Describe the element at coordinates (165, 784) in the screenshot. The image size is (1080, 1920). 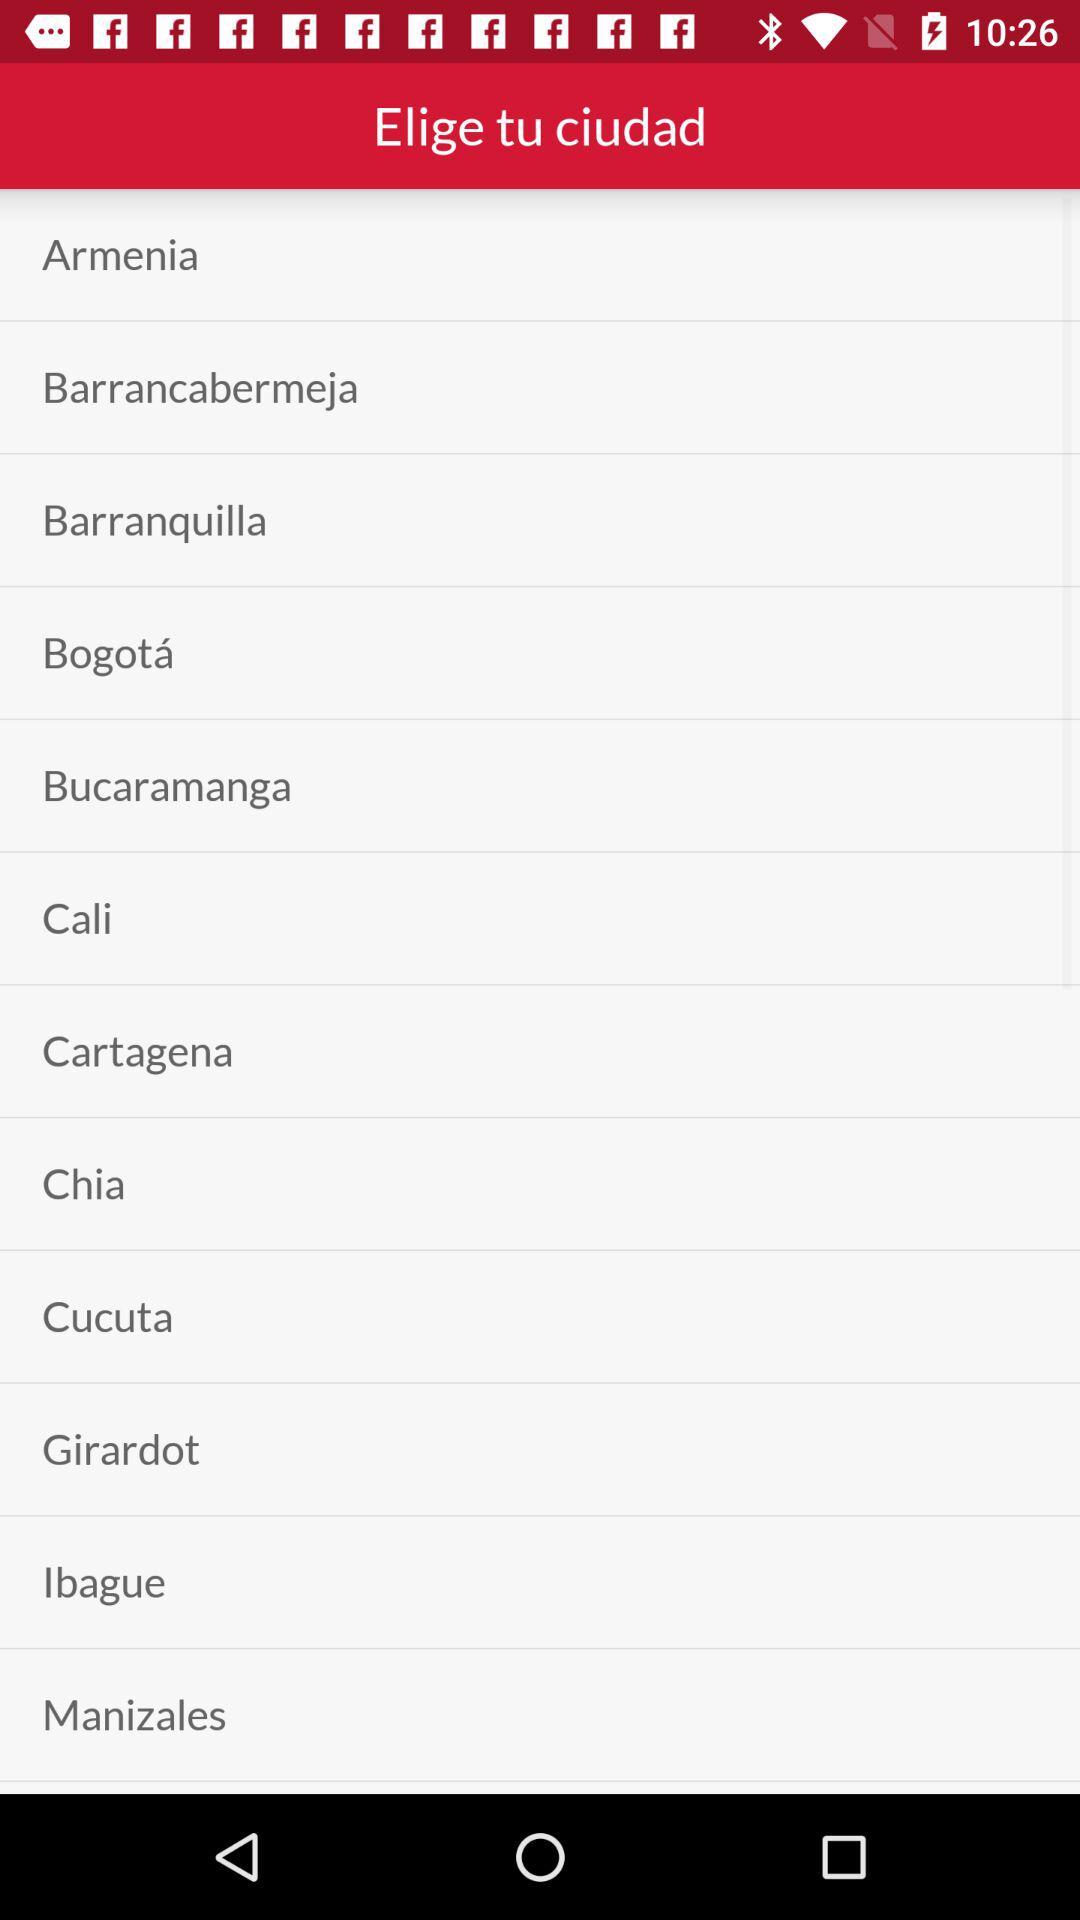
I see `the app above cali icon` at that location.